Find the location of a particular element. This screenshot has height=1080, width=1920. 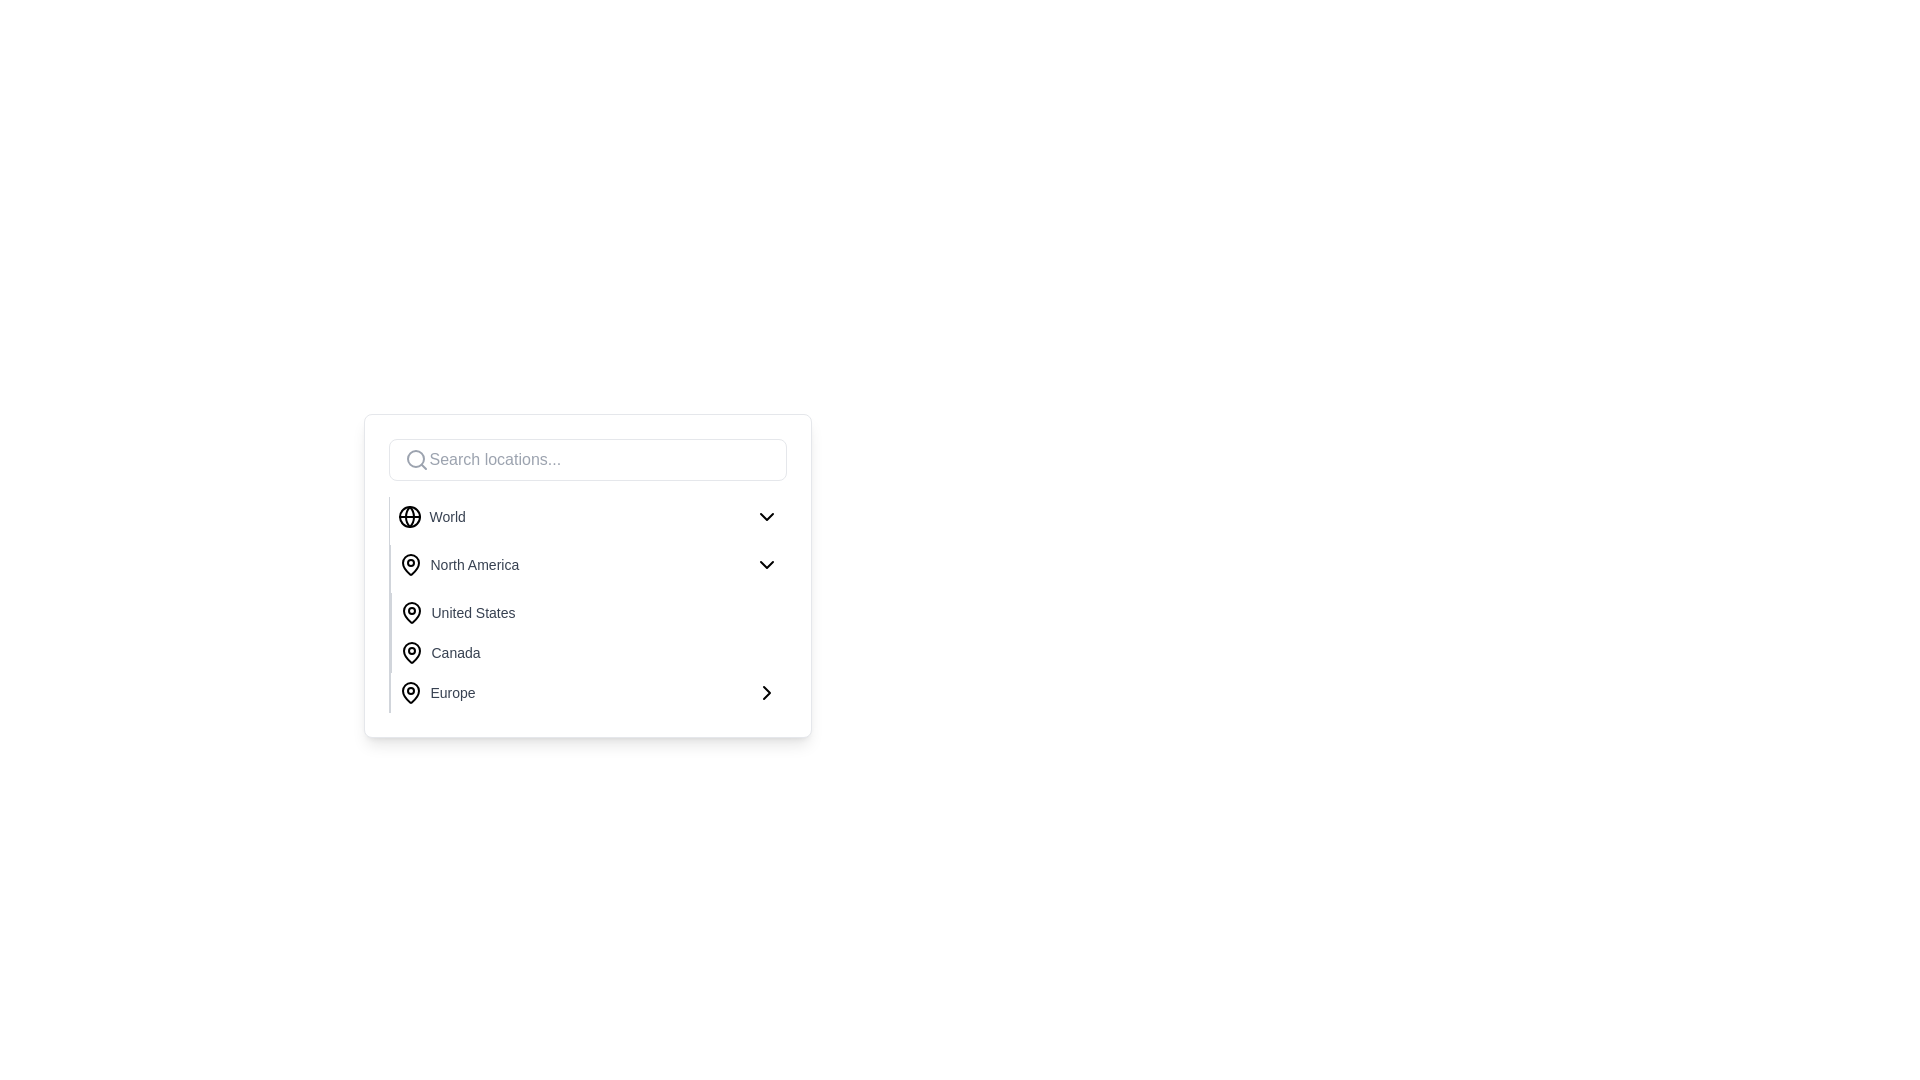

the 'United States' list item in the dropdown menu, which is the third item in the vertical list of geographical names is located at coordinates (586, 604).